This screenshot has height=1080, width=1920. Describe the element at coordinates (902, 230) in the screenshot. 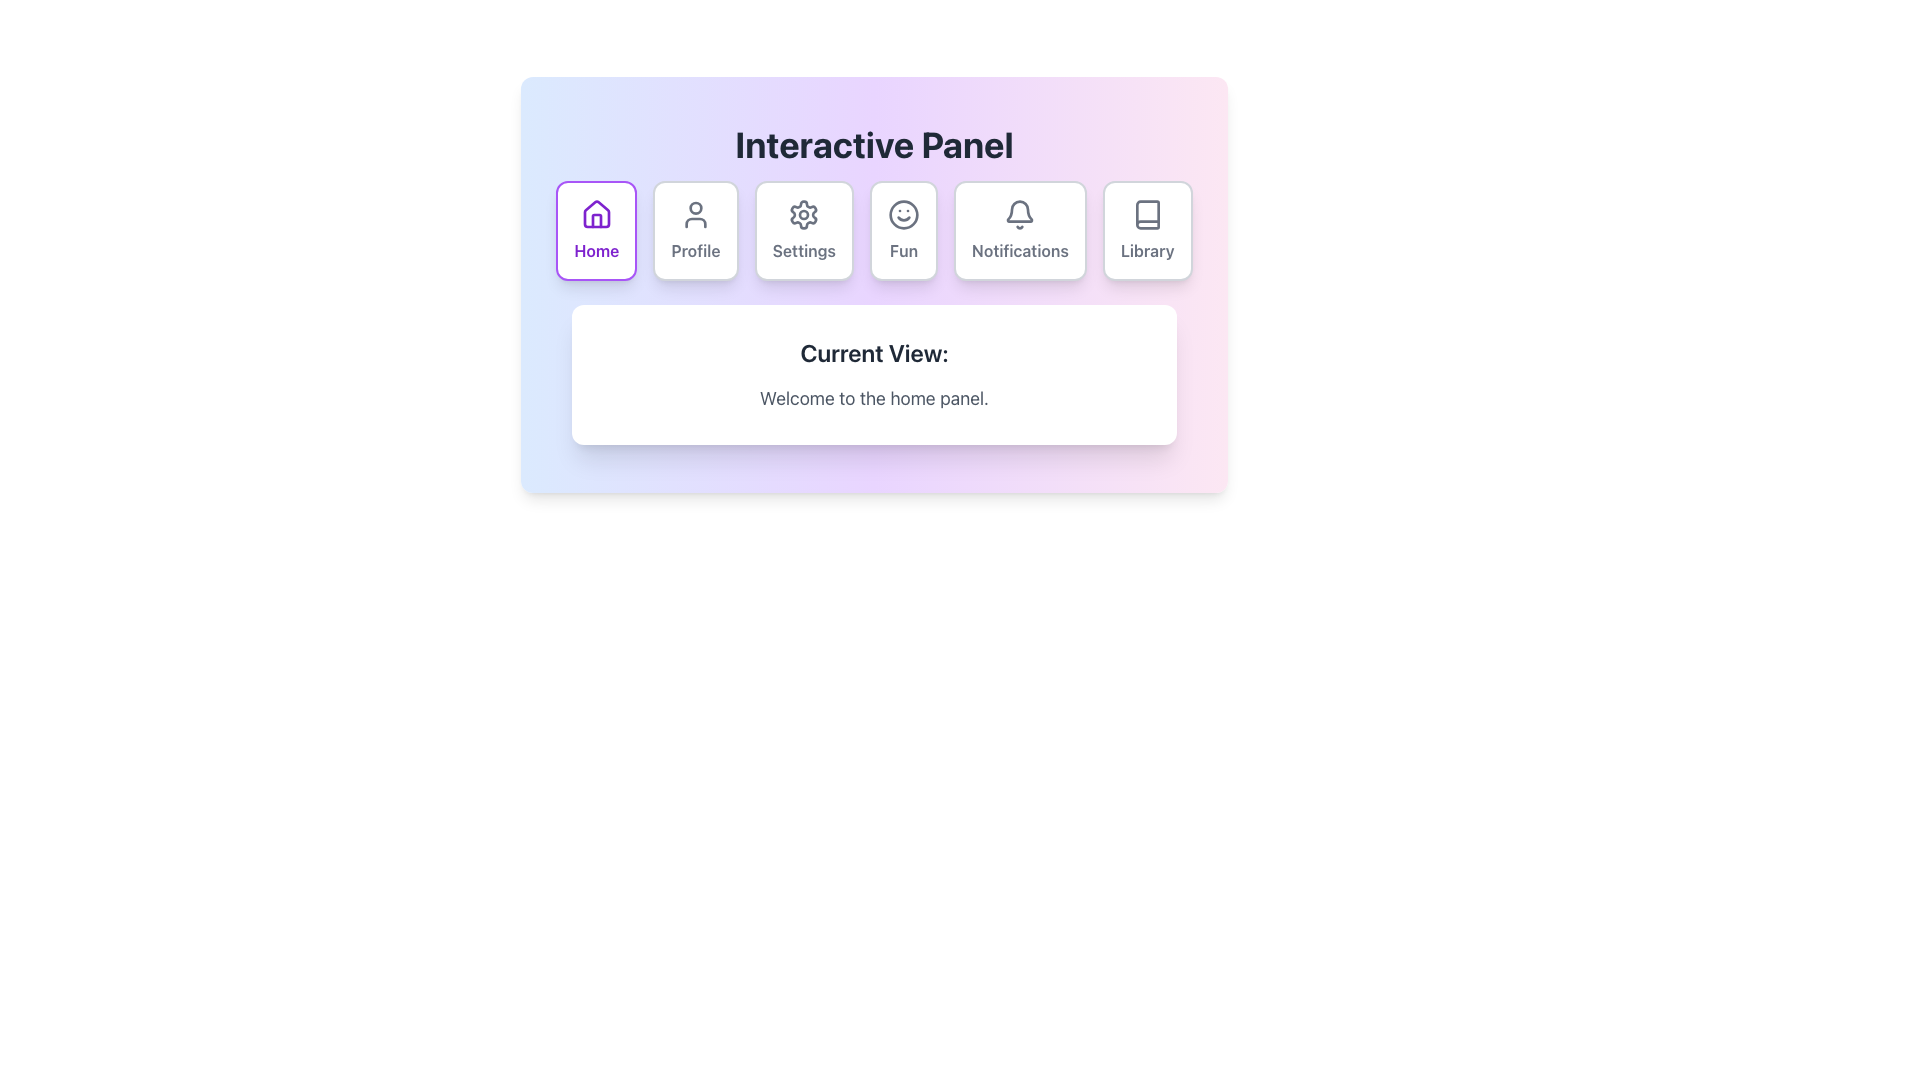

I see `the fourth button from the left in a row of six buttons, located below the 'Interactive Panel' heading` at that location.